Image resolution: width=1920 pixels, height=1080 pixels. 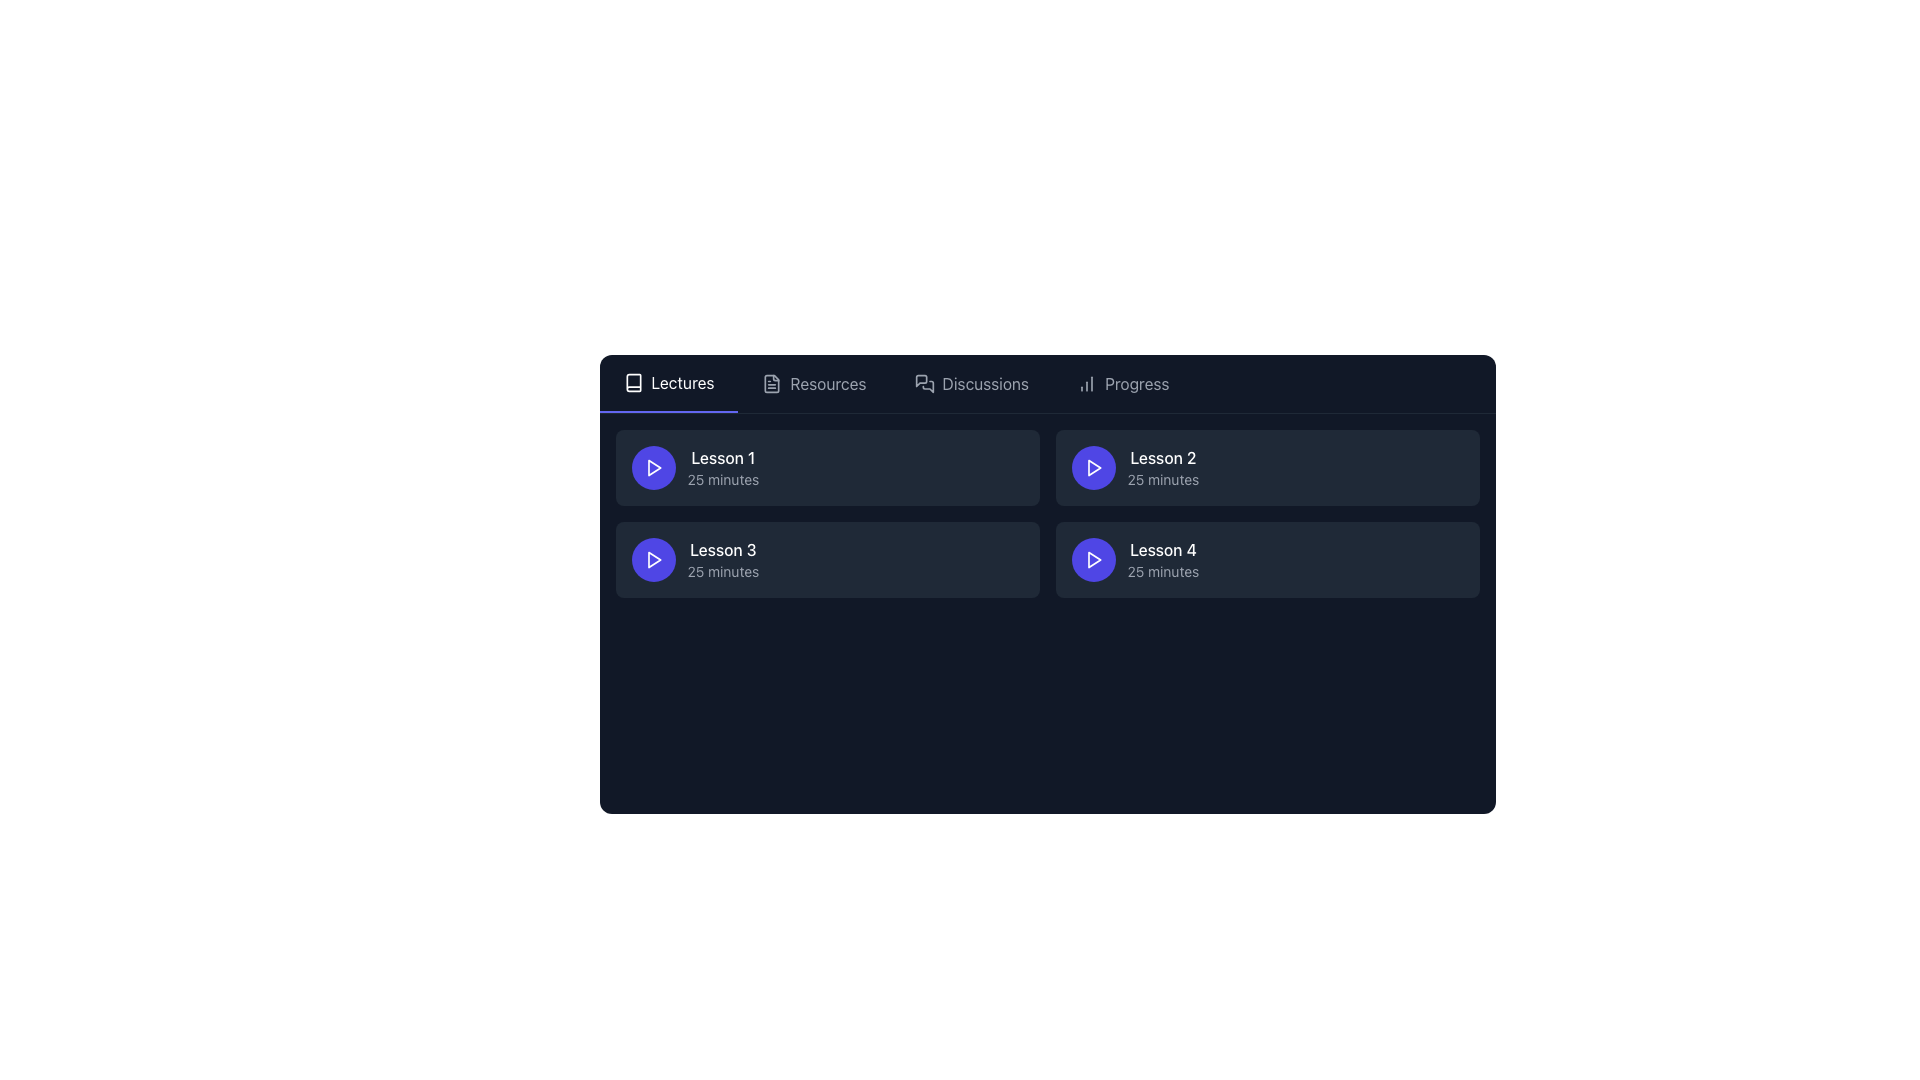 I want to click on the 'Lectures' tab, which is the first tab in a horizontal group, labeled 'Lectures' with a book icon and a blue underline indicating activation, so click(x=668, y=384).